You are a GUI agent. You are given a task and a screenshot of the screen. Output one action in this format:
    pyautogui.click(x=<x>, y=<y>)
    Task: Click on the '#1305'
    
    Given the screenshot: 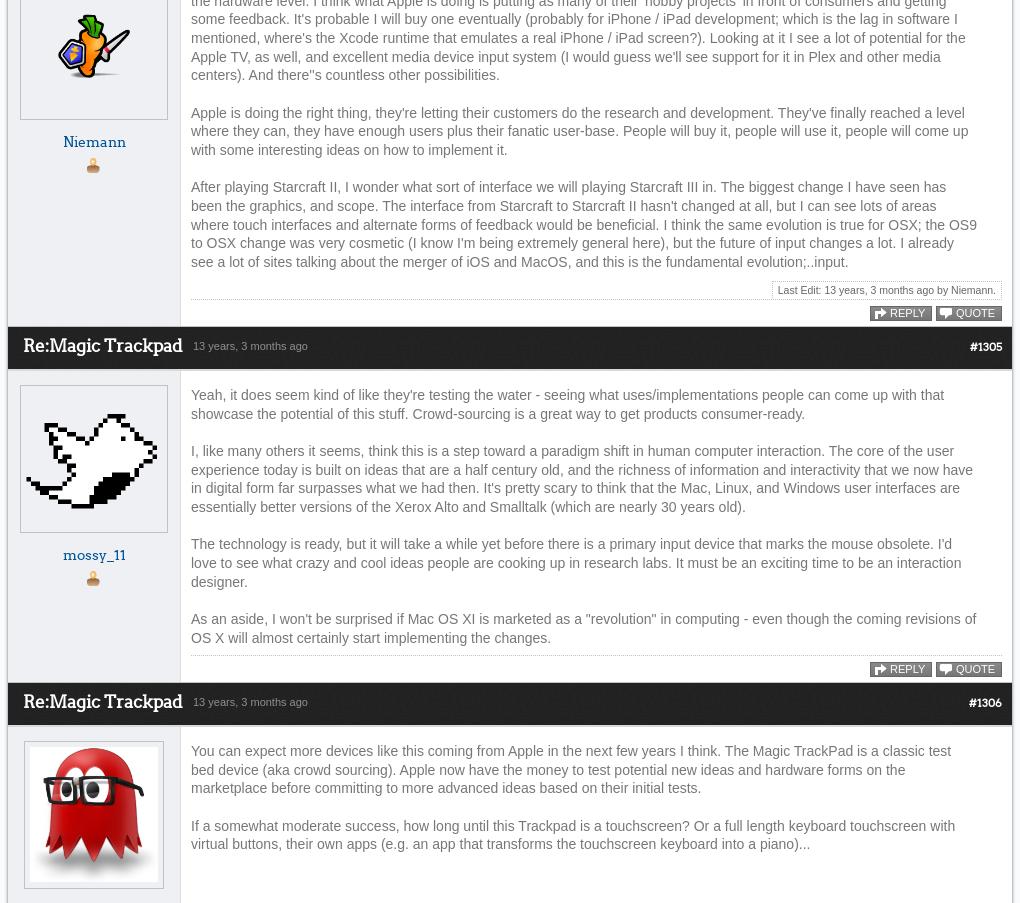 What is the action you would take?
    pyautogui.click(x=969, y=348)
    